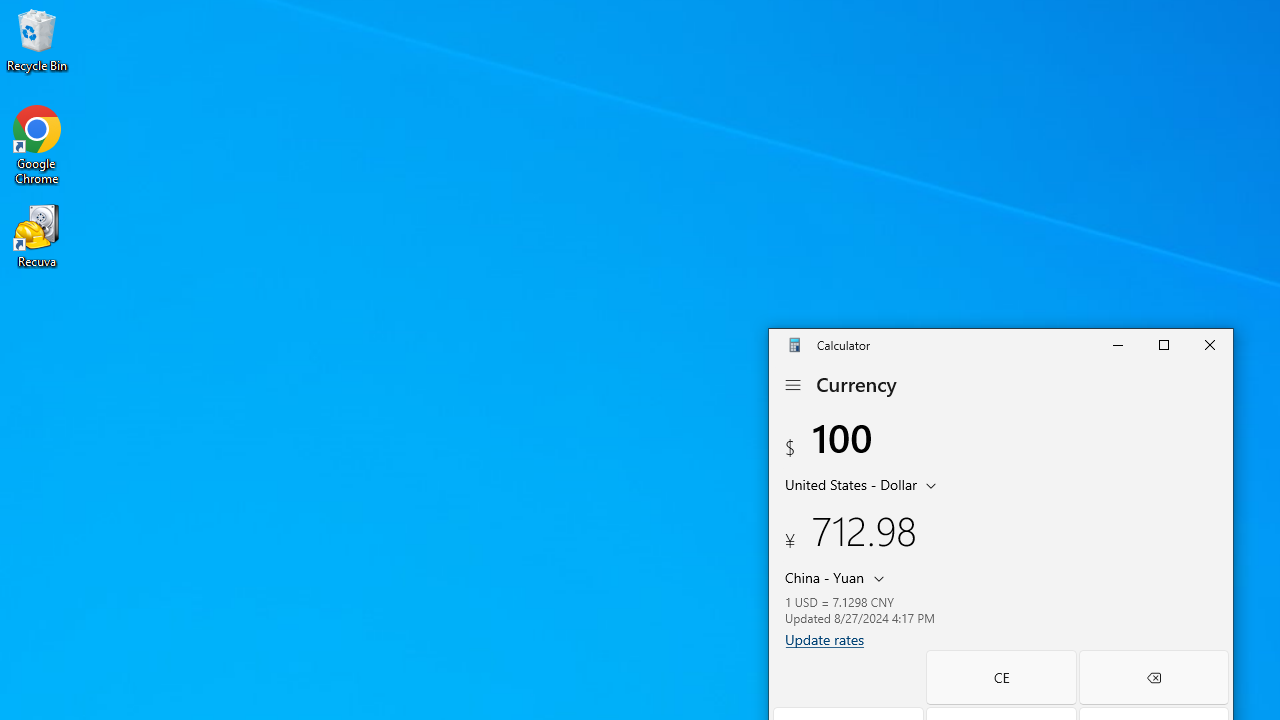 This screenshot has width=1280, height=720. What do you see at coordinates (1163, 343) in the screenshot?
I see `'Maximize Calculator'` at bounding box center [1163, 343].